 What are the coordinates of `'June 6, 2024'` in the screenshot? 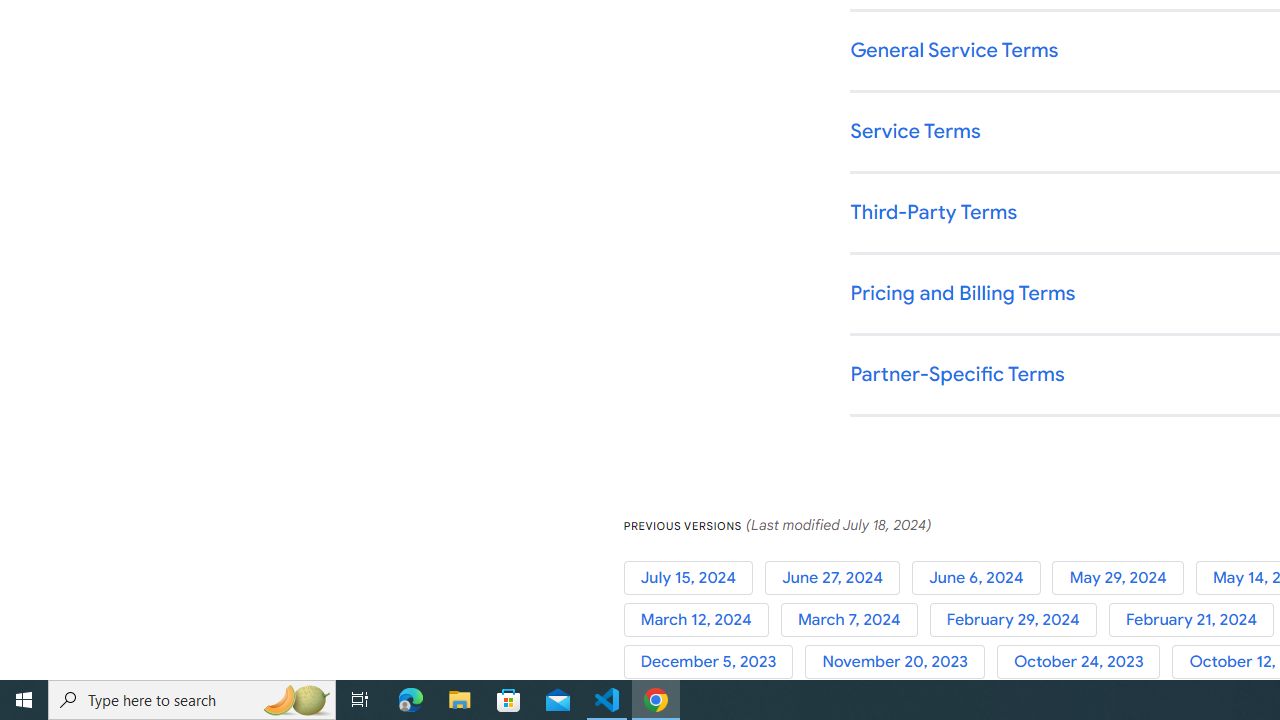 It's located at (982, 577).